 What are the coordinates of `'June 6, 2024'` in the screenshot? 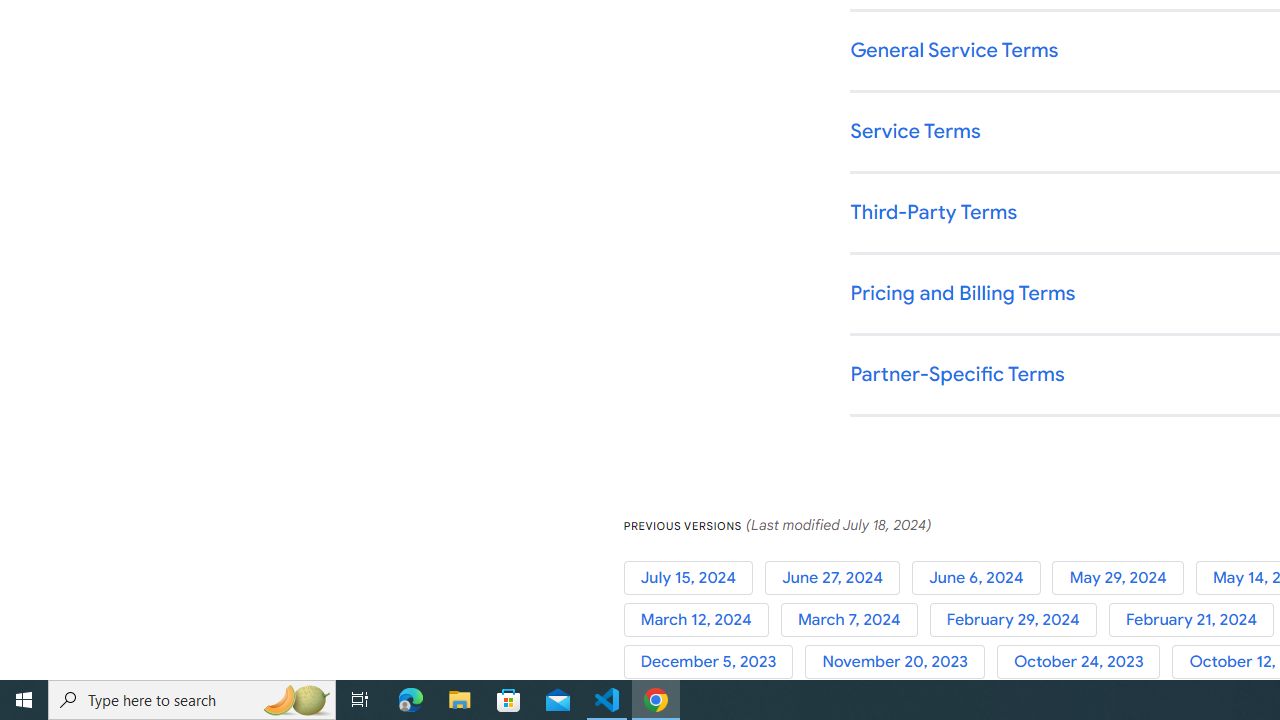 It's located at (982, 577).